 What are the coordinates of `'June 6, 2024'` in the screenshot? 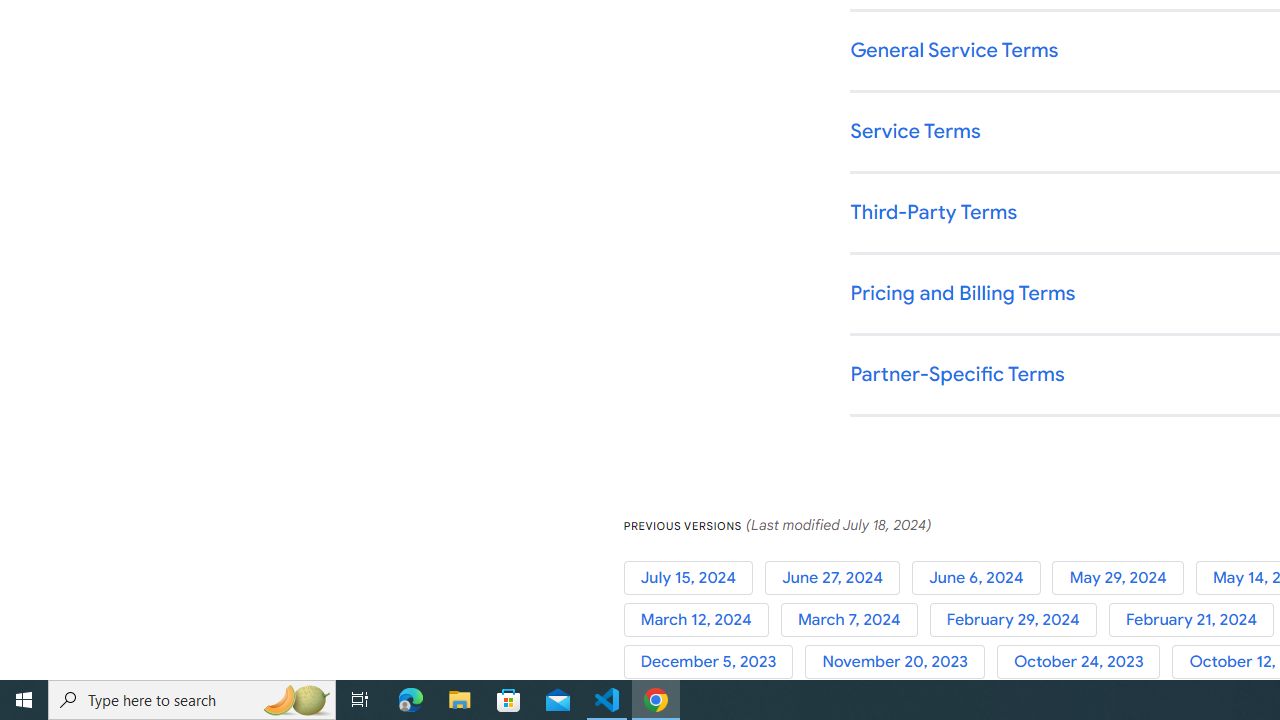 It's located at (982, 577).